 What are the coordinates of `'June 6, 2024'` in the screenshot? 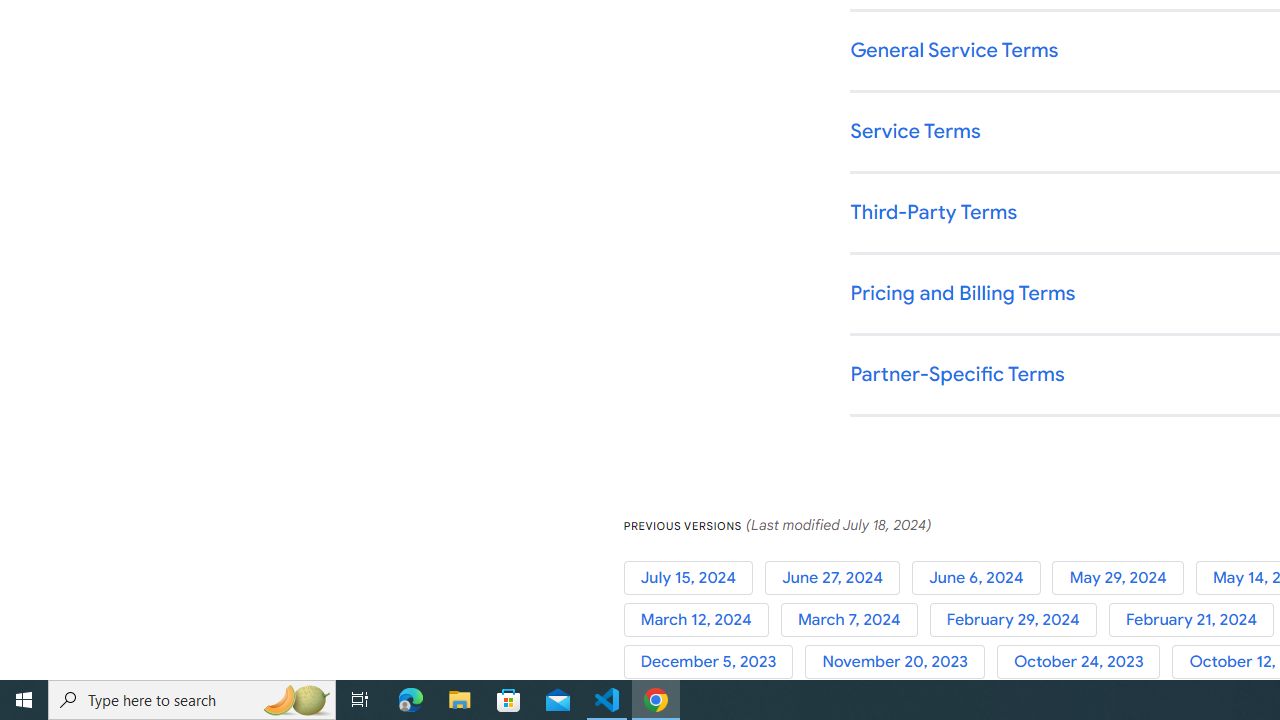 It's located at (982, 577).